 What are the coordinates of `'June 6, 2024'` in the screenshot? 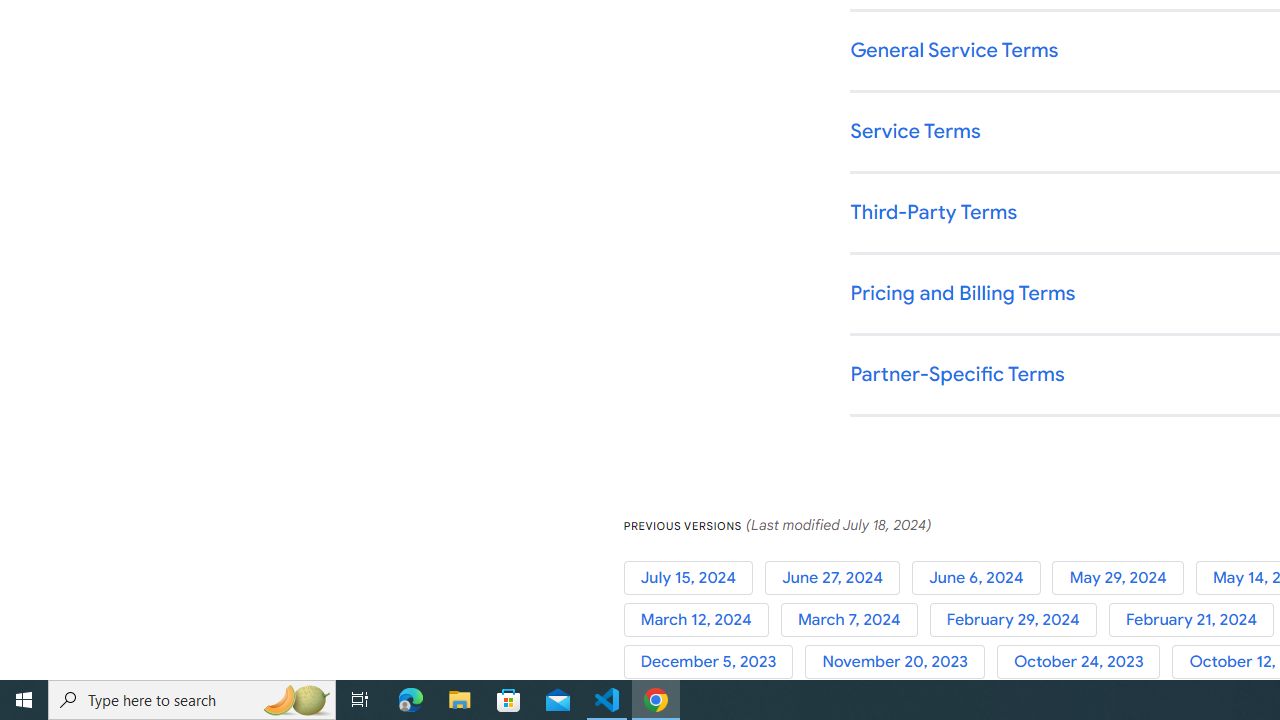 It's located at (982, 577).